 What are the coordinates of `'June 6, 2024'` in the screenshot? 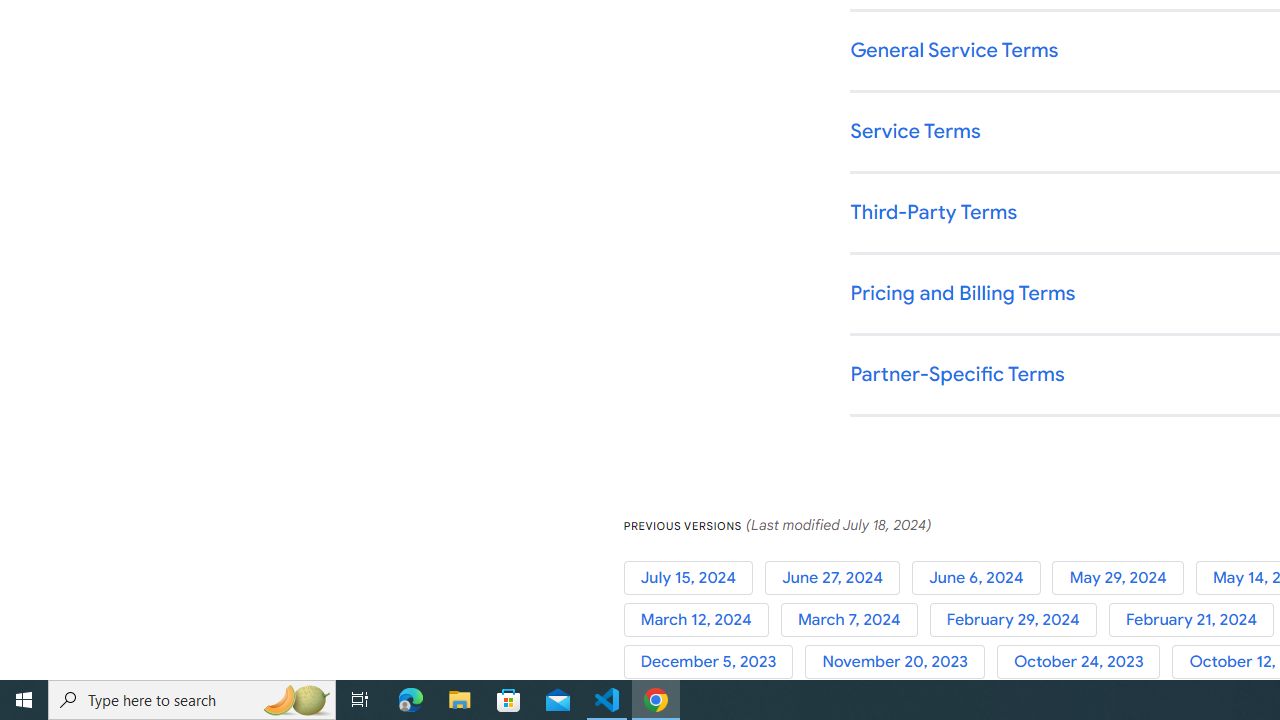 It's located at (982, 577).